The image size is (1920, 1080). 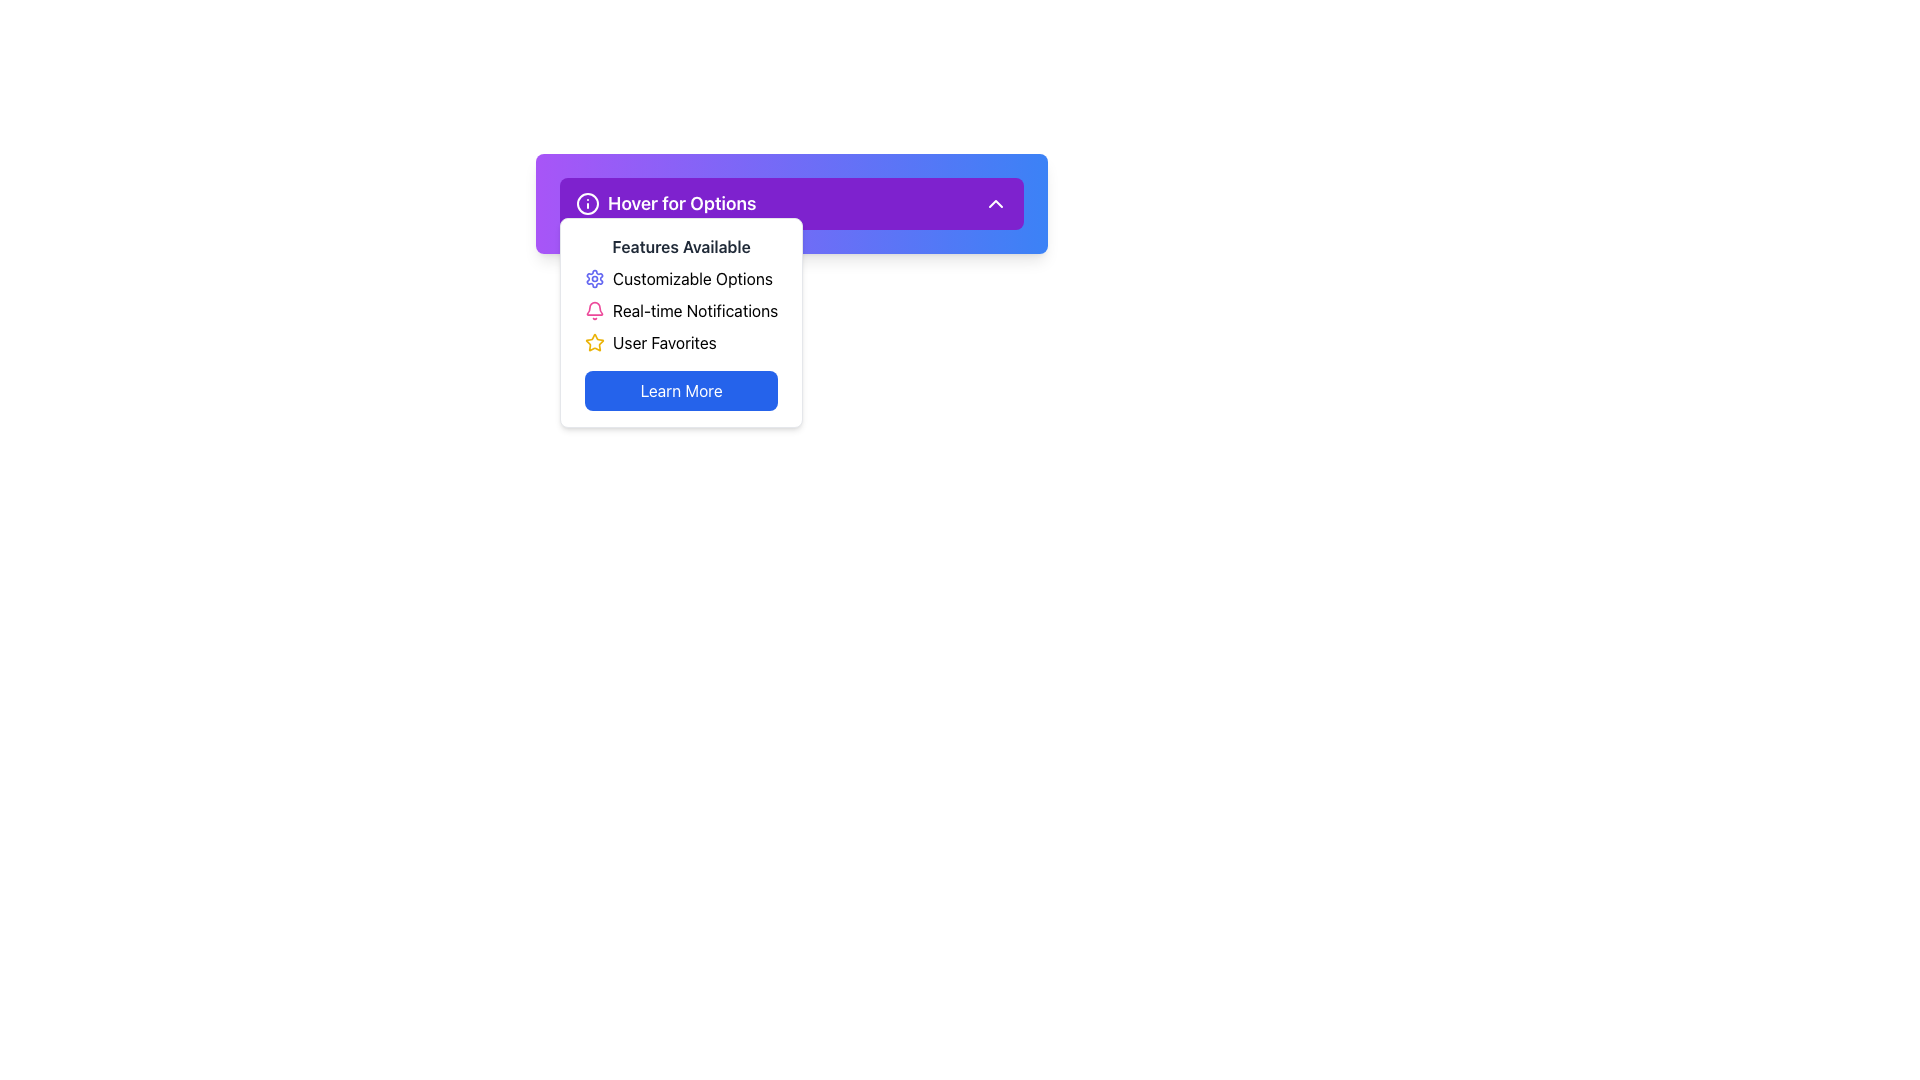 I want to click on the text label 'Customizable Options' in the dropdown menu, so click(x=692, y=278).